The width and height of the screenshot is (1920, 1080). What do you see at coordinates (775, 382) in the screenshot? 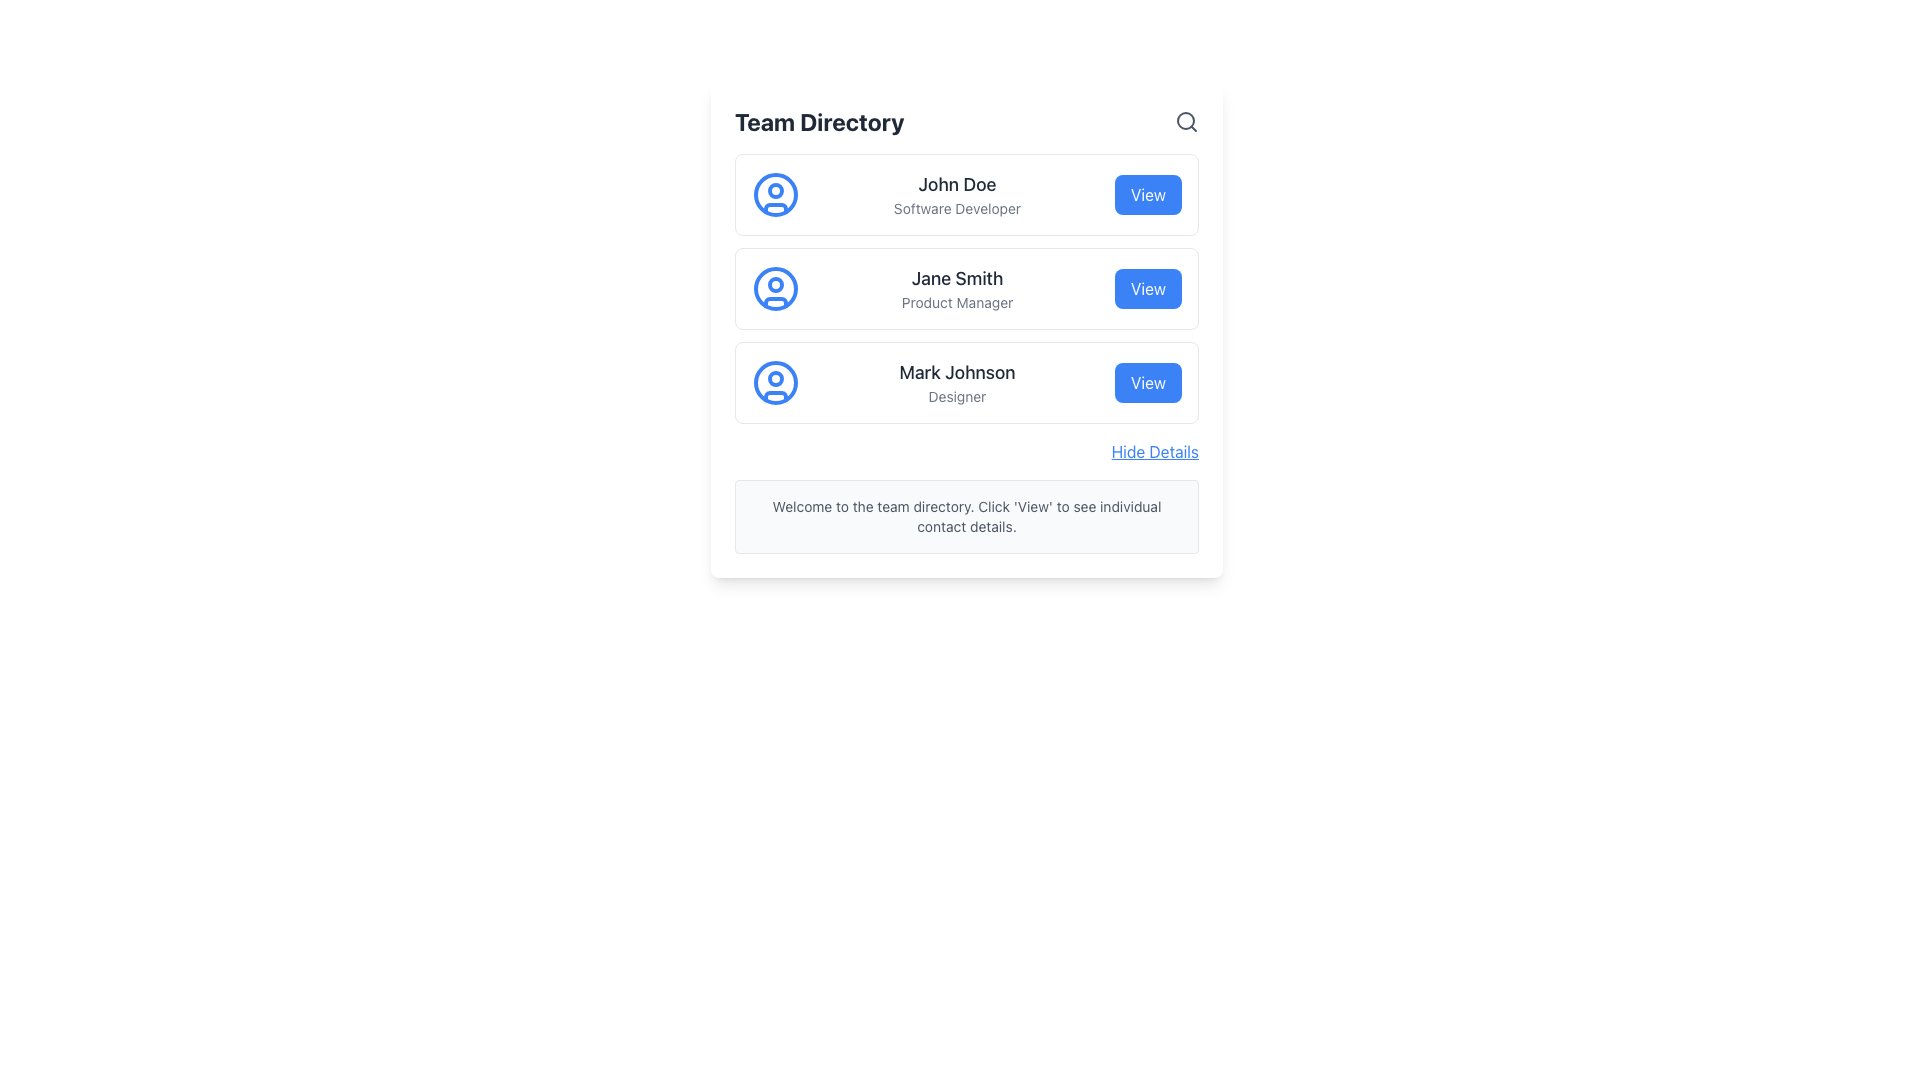
I see `the user icon with a blue outline located in the third entry of the 'Team Directory' section, which precedes the text 'Mark Johnson' and 'Designer'` at bounding box center [775, 382].